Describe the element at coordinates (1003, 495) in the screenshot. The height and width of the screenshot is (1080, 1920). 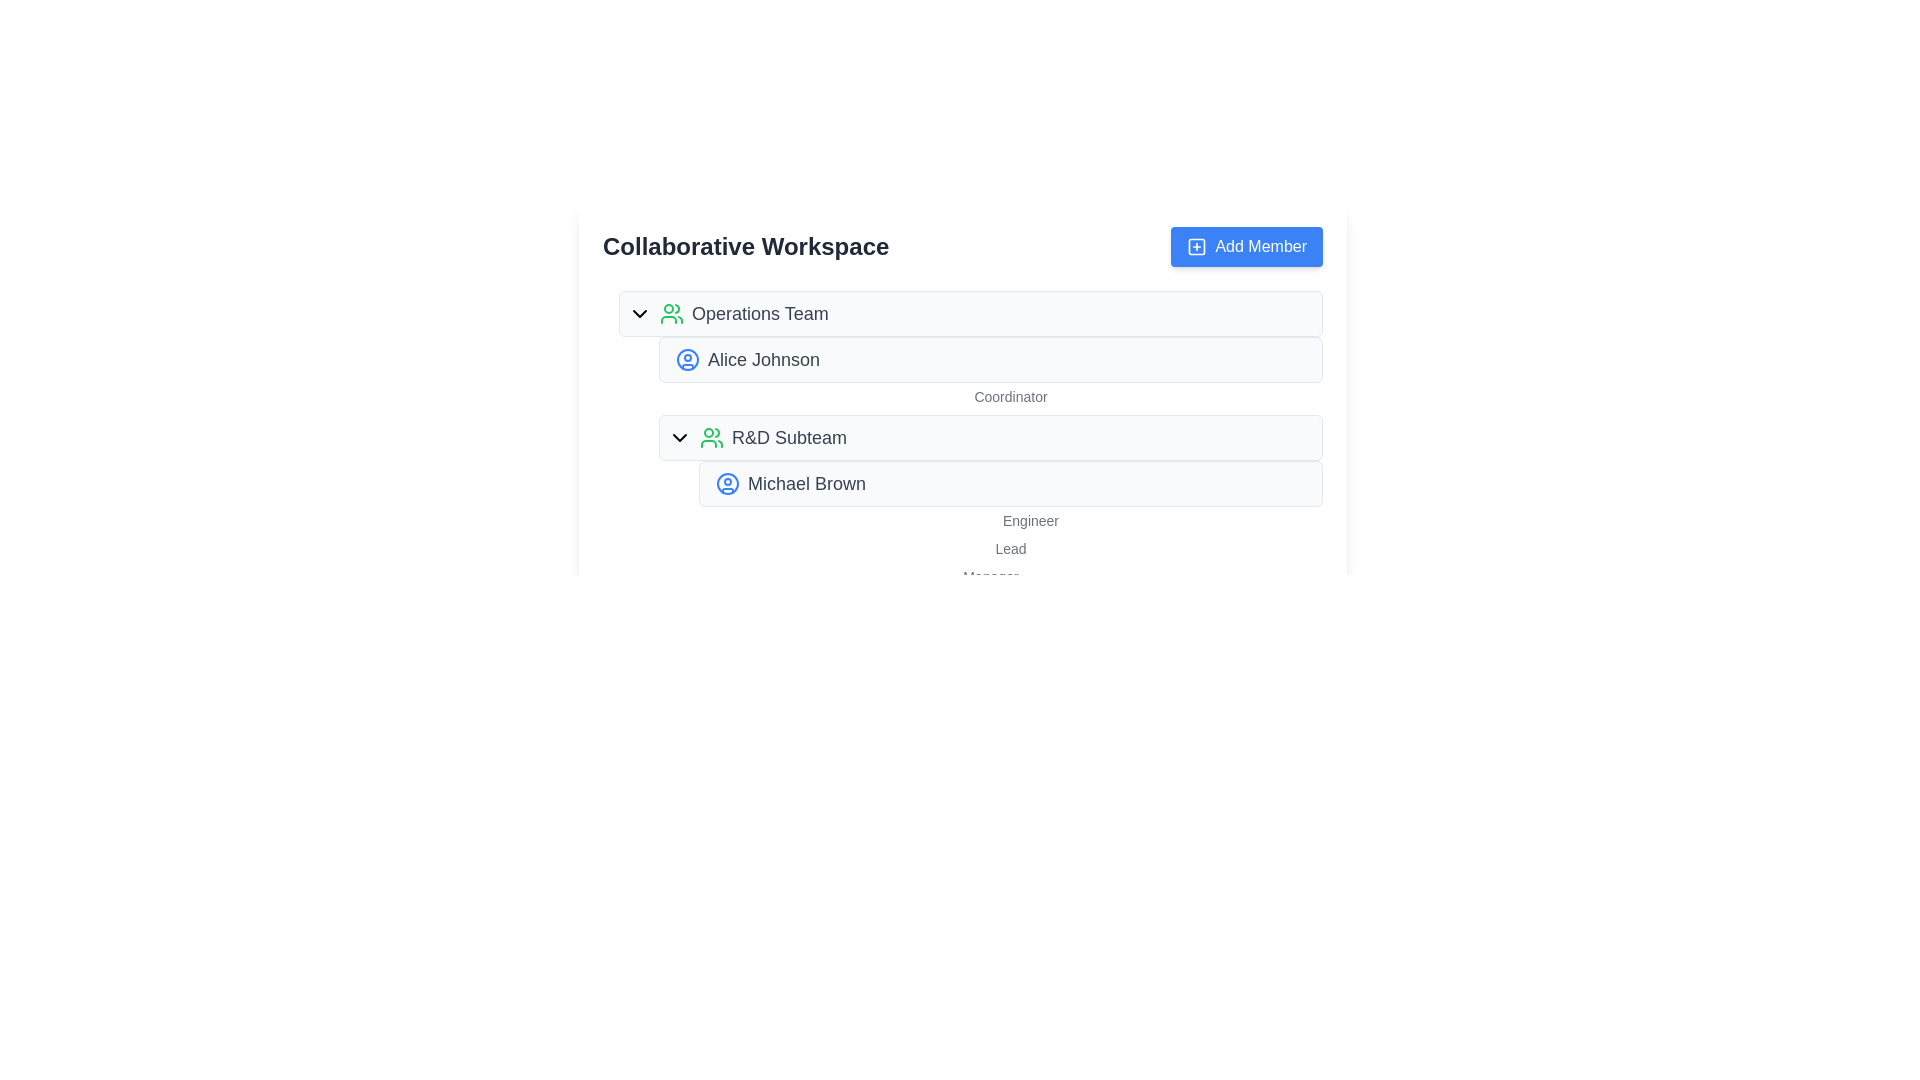
I see `the second list item representing a team member's name and role in the 'R&D Subteam' section` at that location.